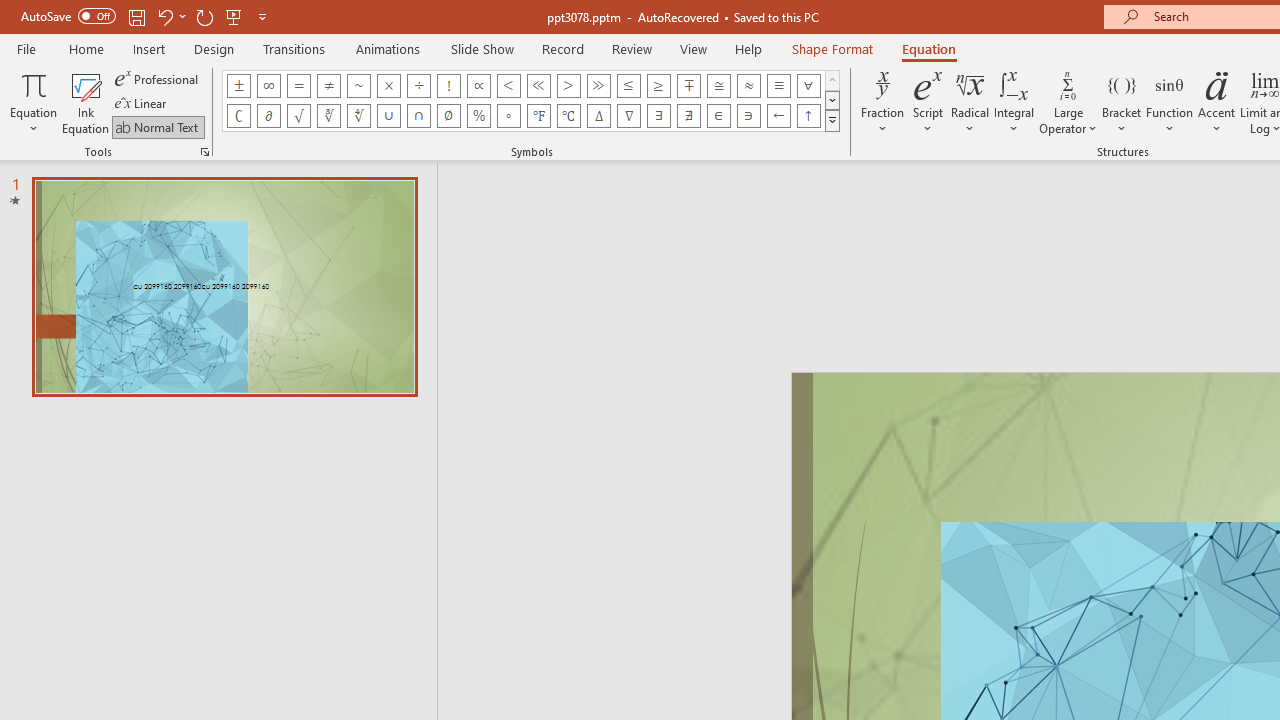 The width and height of the screenshot is (1280, 720). I want to click on 'Equation Symbol Less Than or Equal To', so click(628, 85).